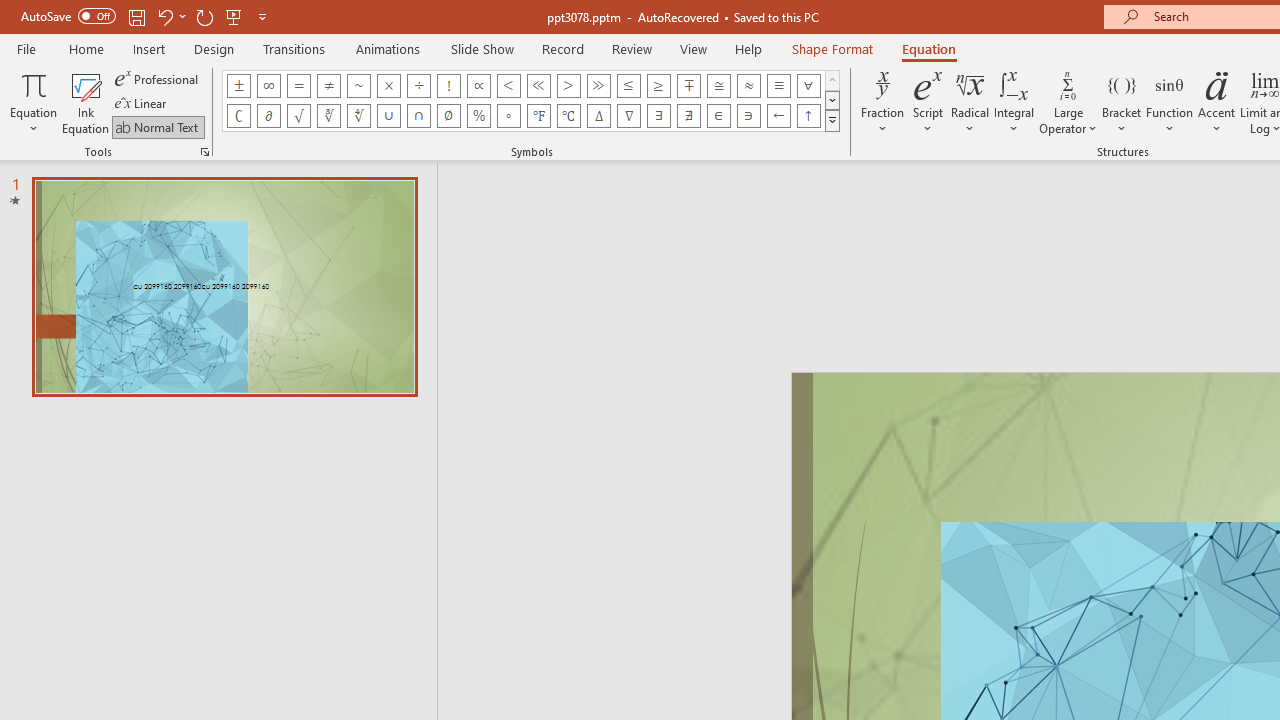 The width and height of the screenshot is (1280, 720). I want to click on 'Equation Symbol Less Than or Equal To', so click(628, 85).